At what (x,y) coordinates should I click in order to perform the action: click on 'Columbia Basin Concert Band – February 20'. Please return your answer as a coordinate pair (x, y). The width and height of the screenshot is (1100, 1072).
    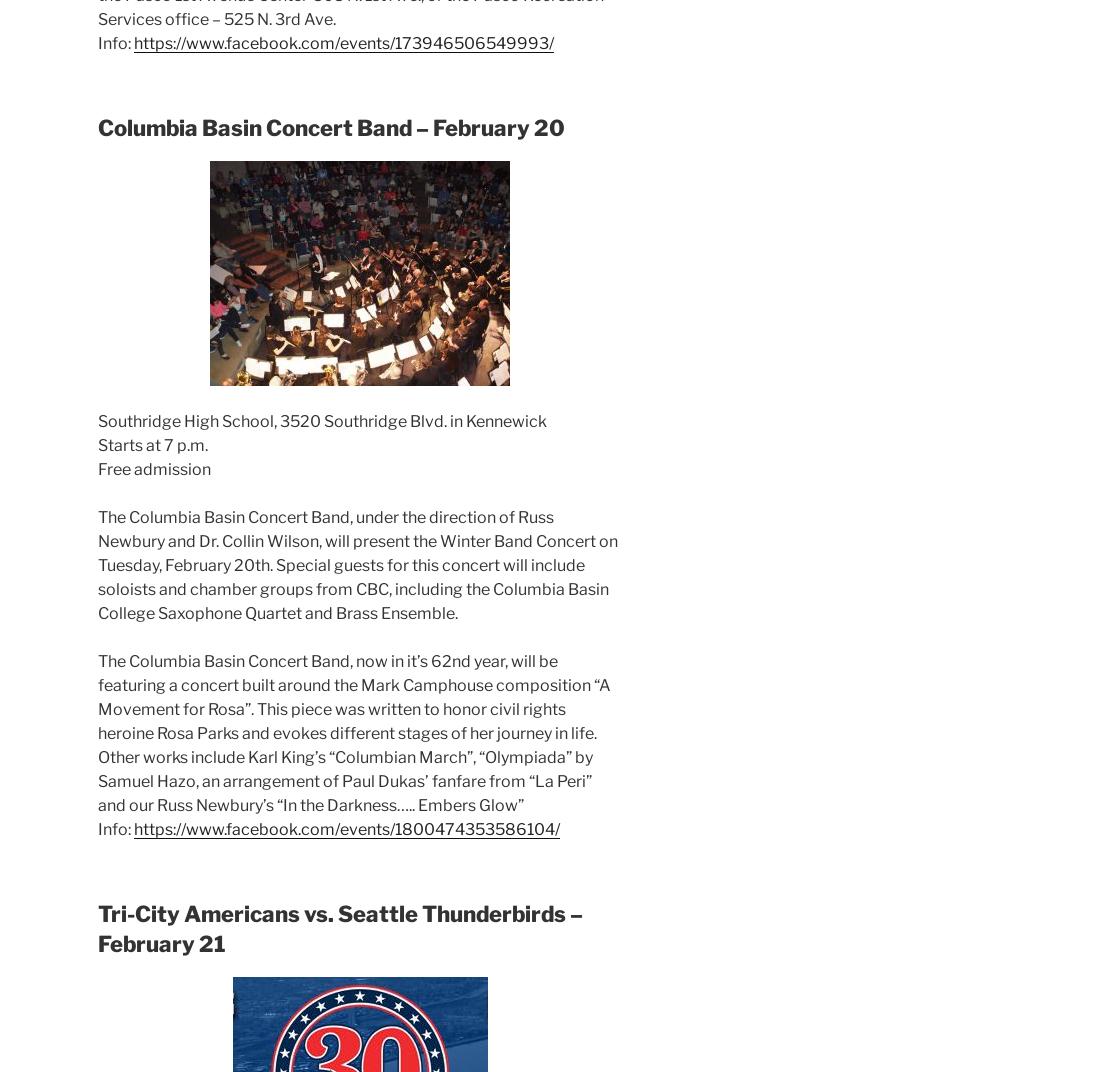
    Looking at the image, I should click on (330, 127).